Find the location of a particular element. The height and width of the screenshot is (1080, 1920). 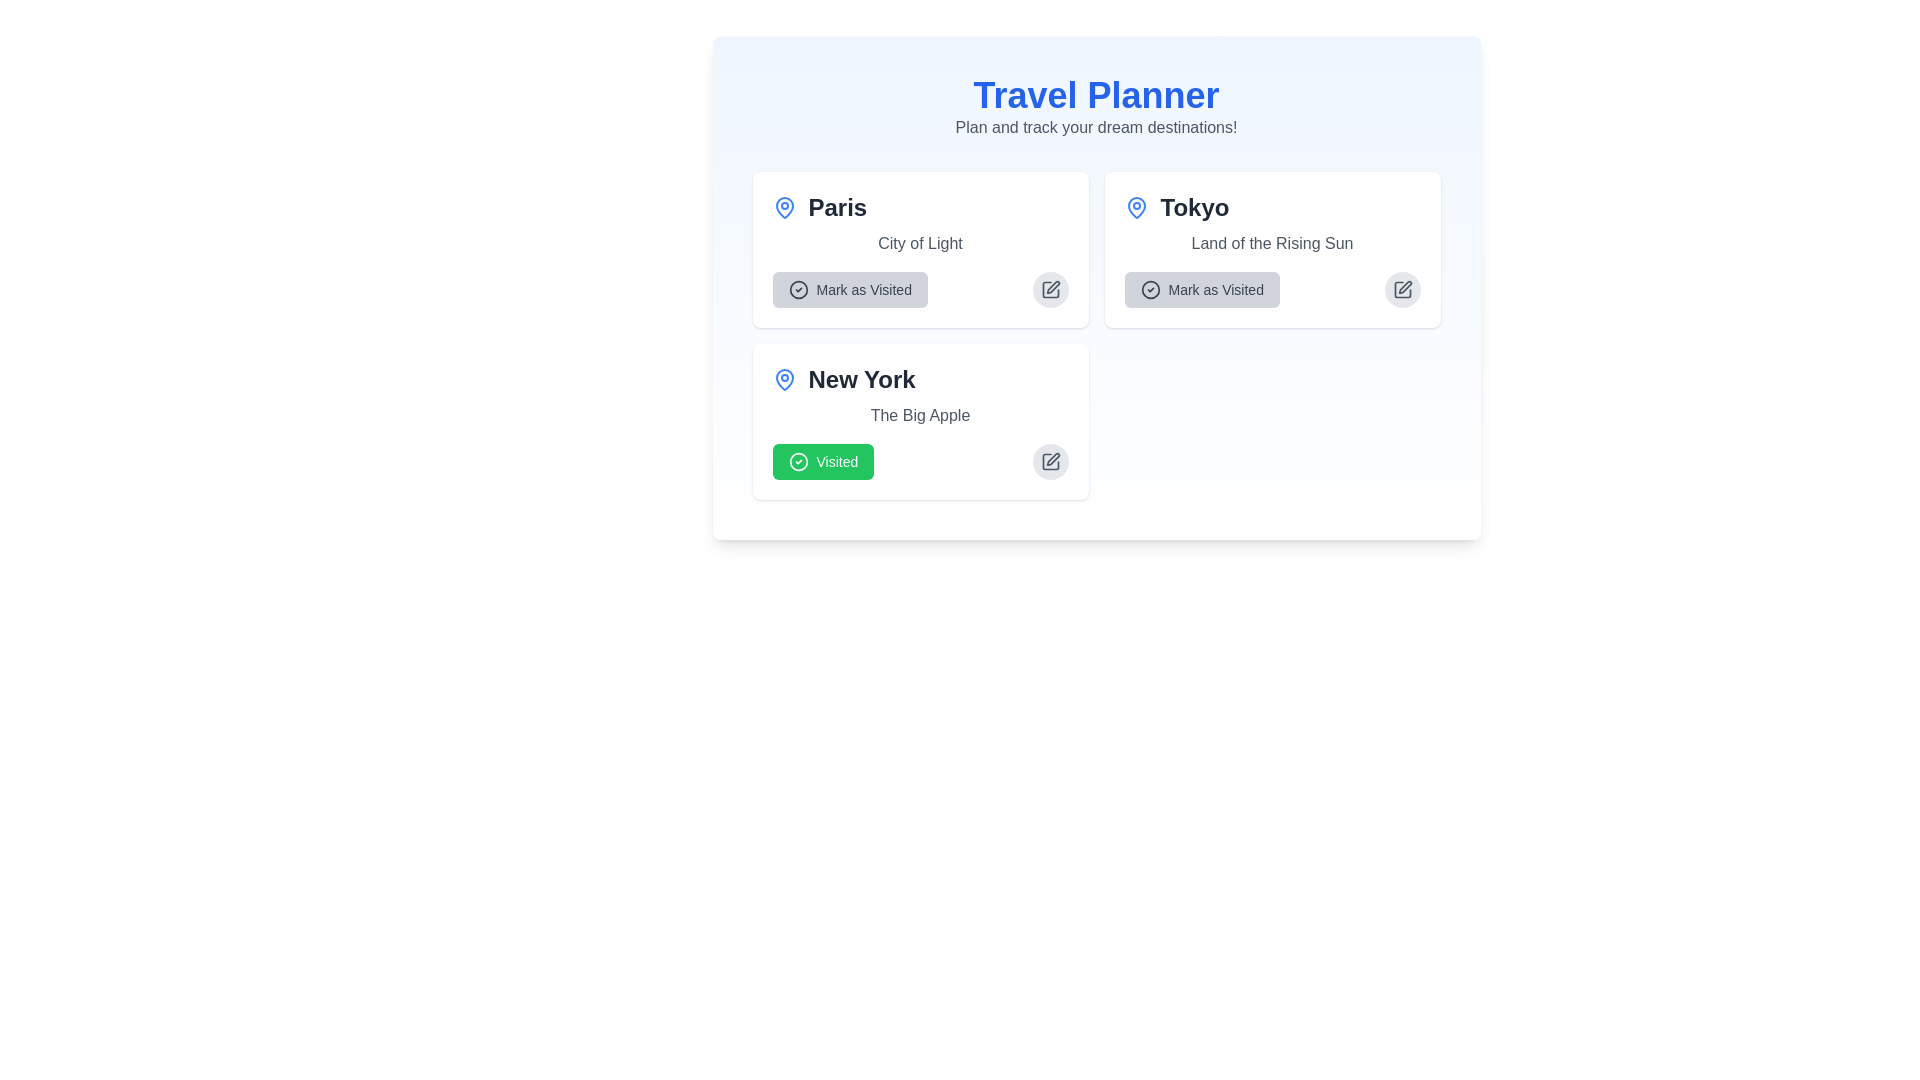

the 'Visited' button located at the bottom-left corner of the 'New York' card is located at coordinates (823, 462).